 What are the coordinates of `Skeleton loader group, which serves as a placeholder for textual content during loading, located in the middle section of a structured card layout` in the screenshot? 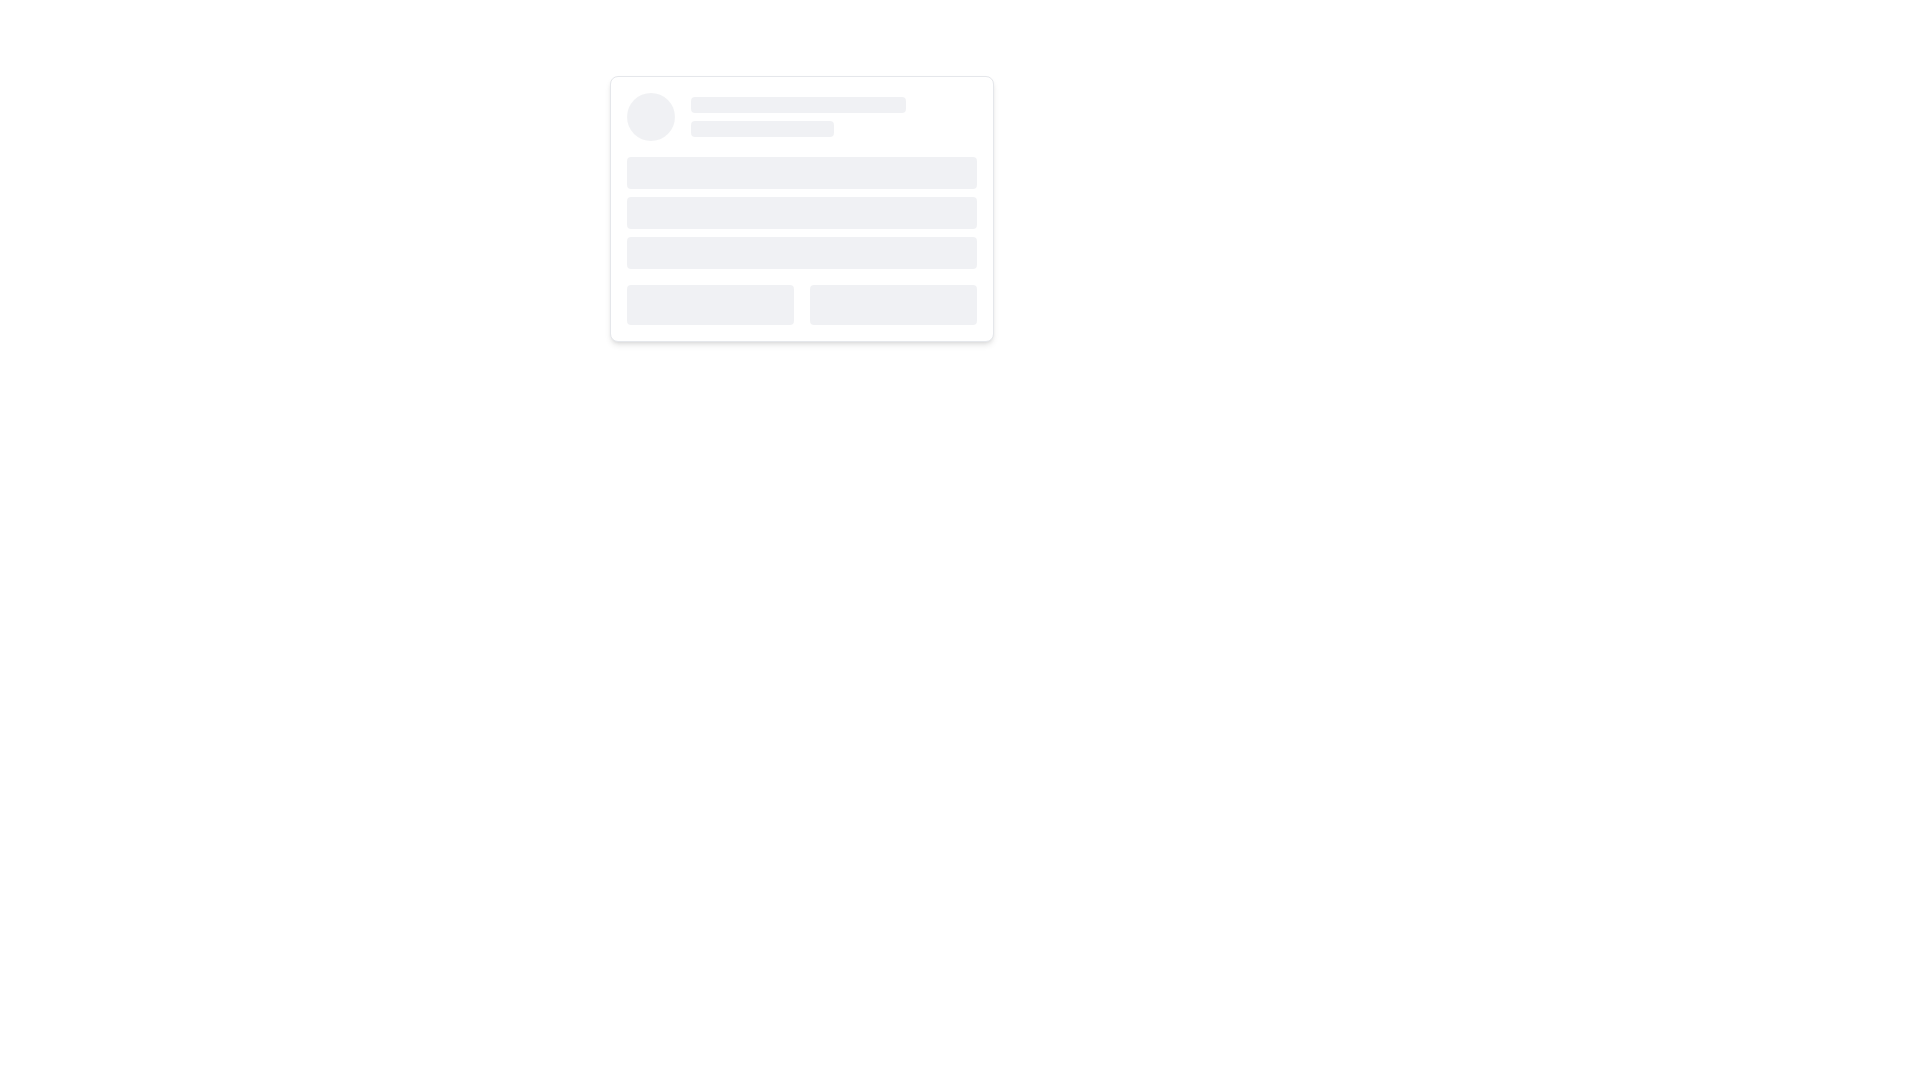 It's located at (801, 212).